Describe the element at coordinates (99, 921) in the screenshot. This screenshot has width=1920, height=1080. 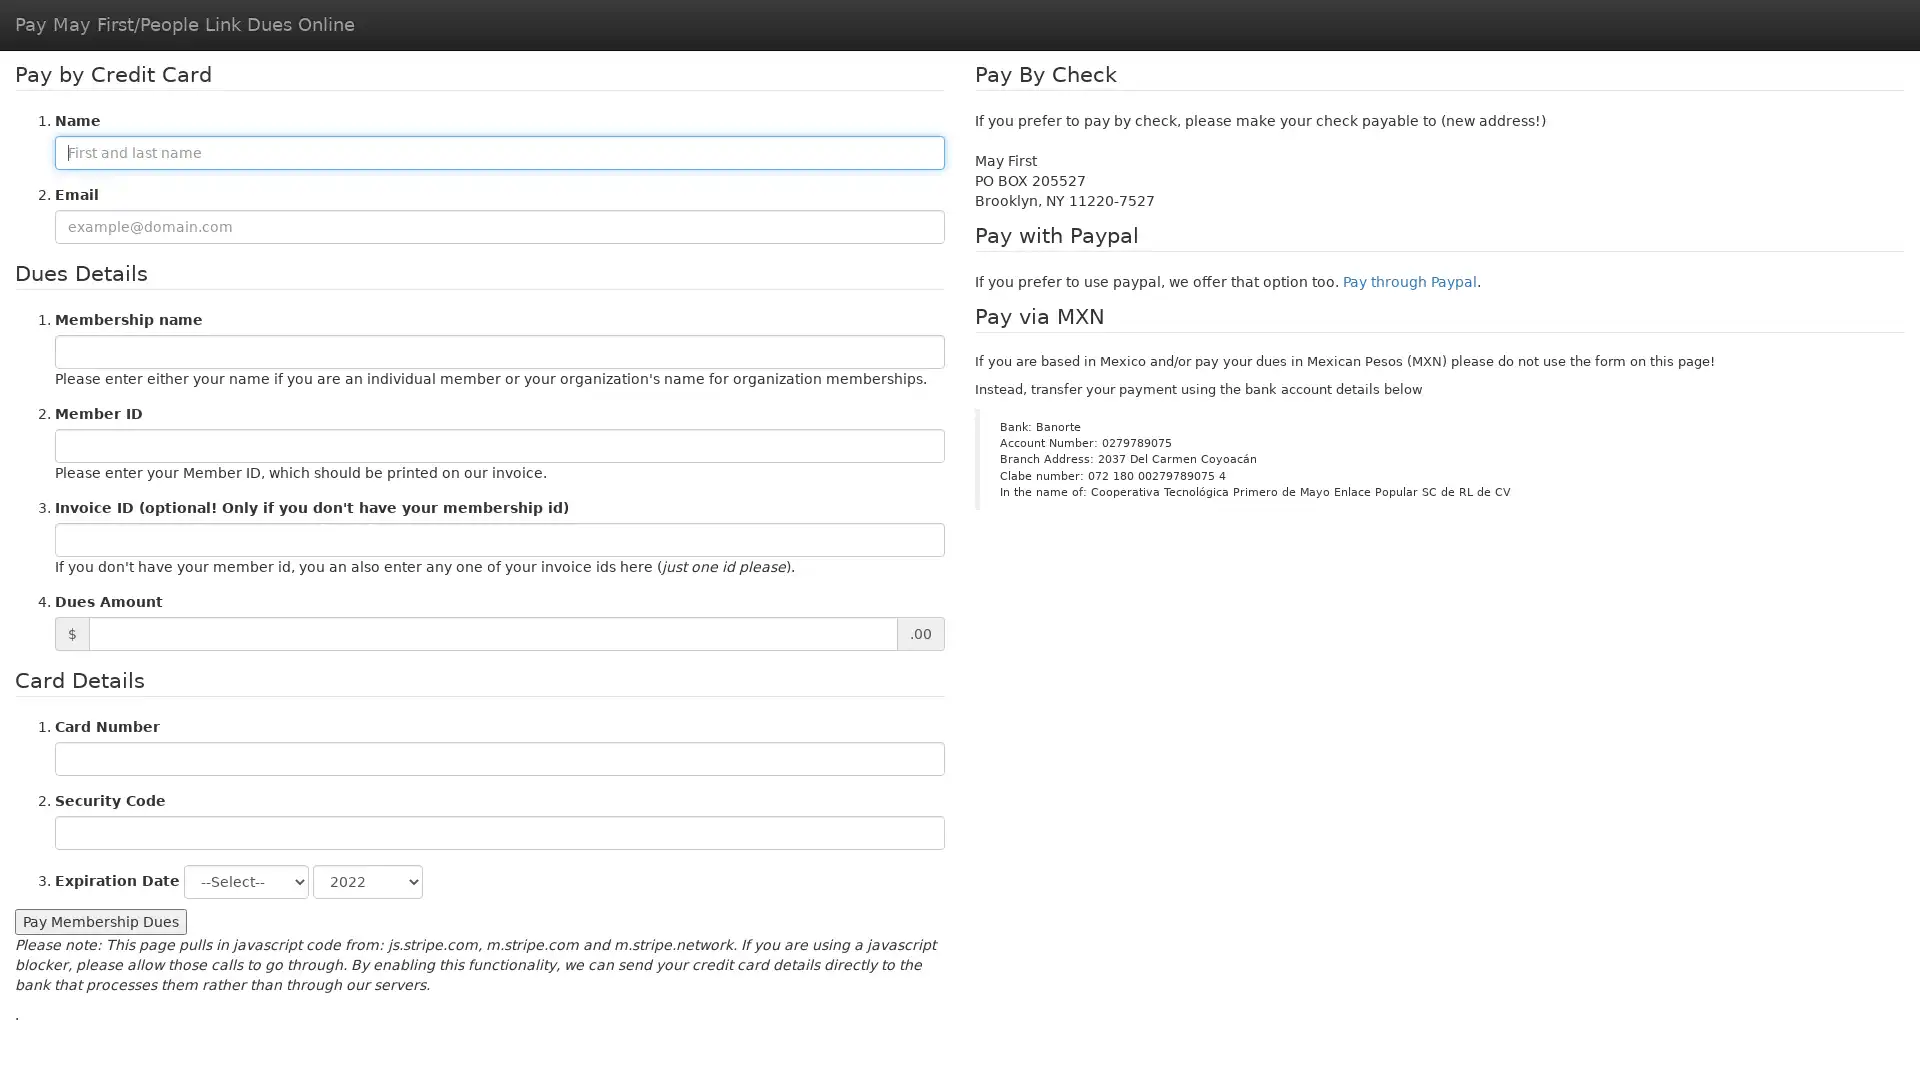
I see `Pay Membership Dues` at that location.